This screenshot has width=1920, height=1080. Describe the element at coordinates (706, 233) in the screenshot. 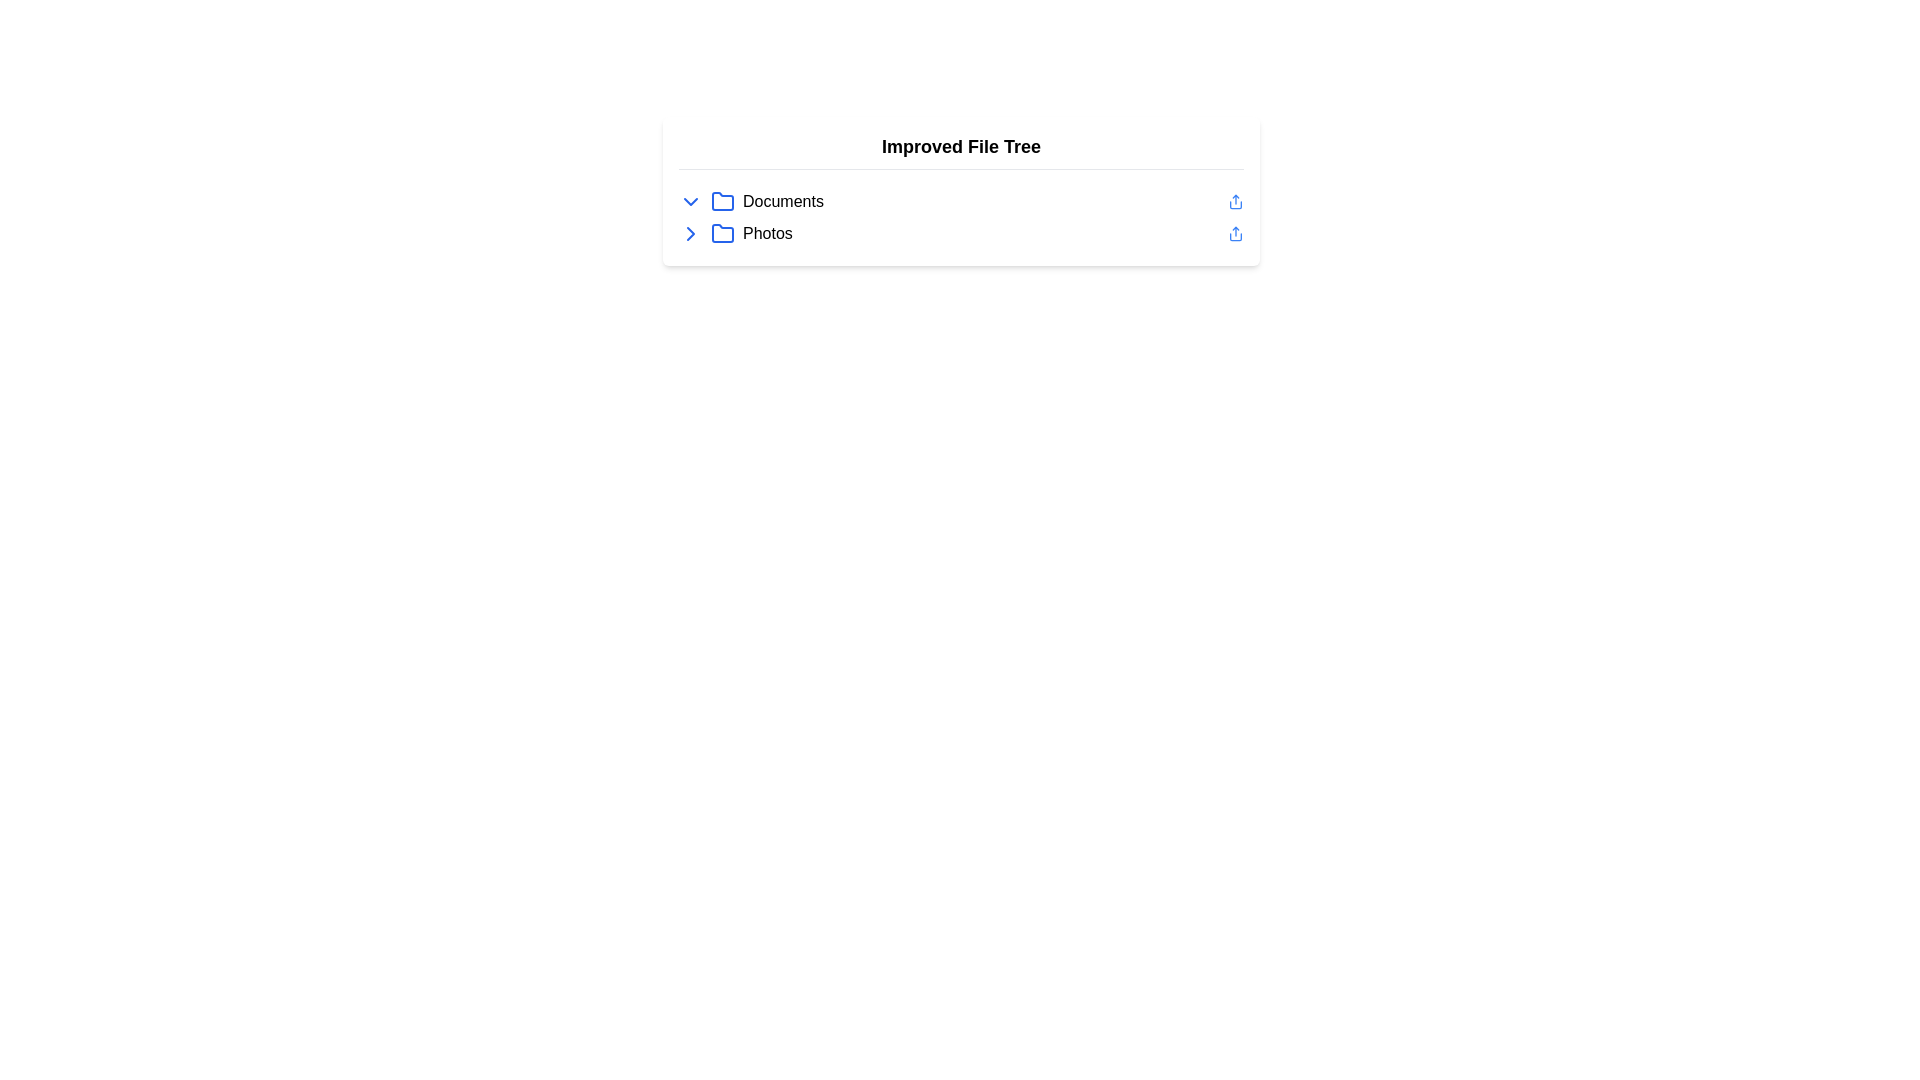

I see `the chevron icon next to the 'Photos' folder in the navigation file tree` at that location.